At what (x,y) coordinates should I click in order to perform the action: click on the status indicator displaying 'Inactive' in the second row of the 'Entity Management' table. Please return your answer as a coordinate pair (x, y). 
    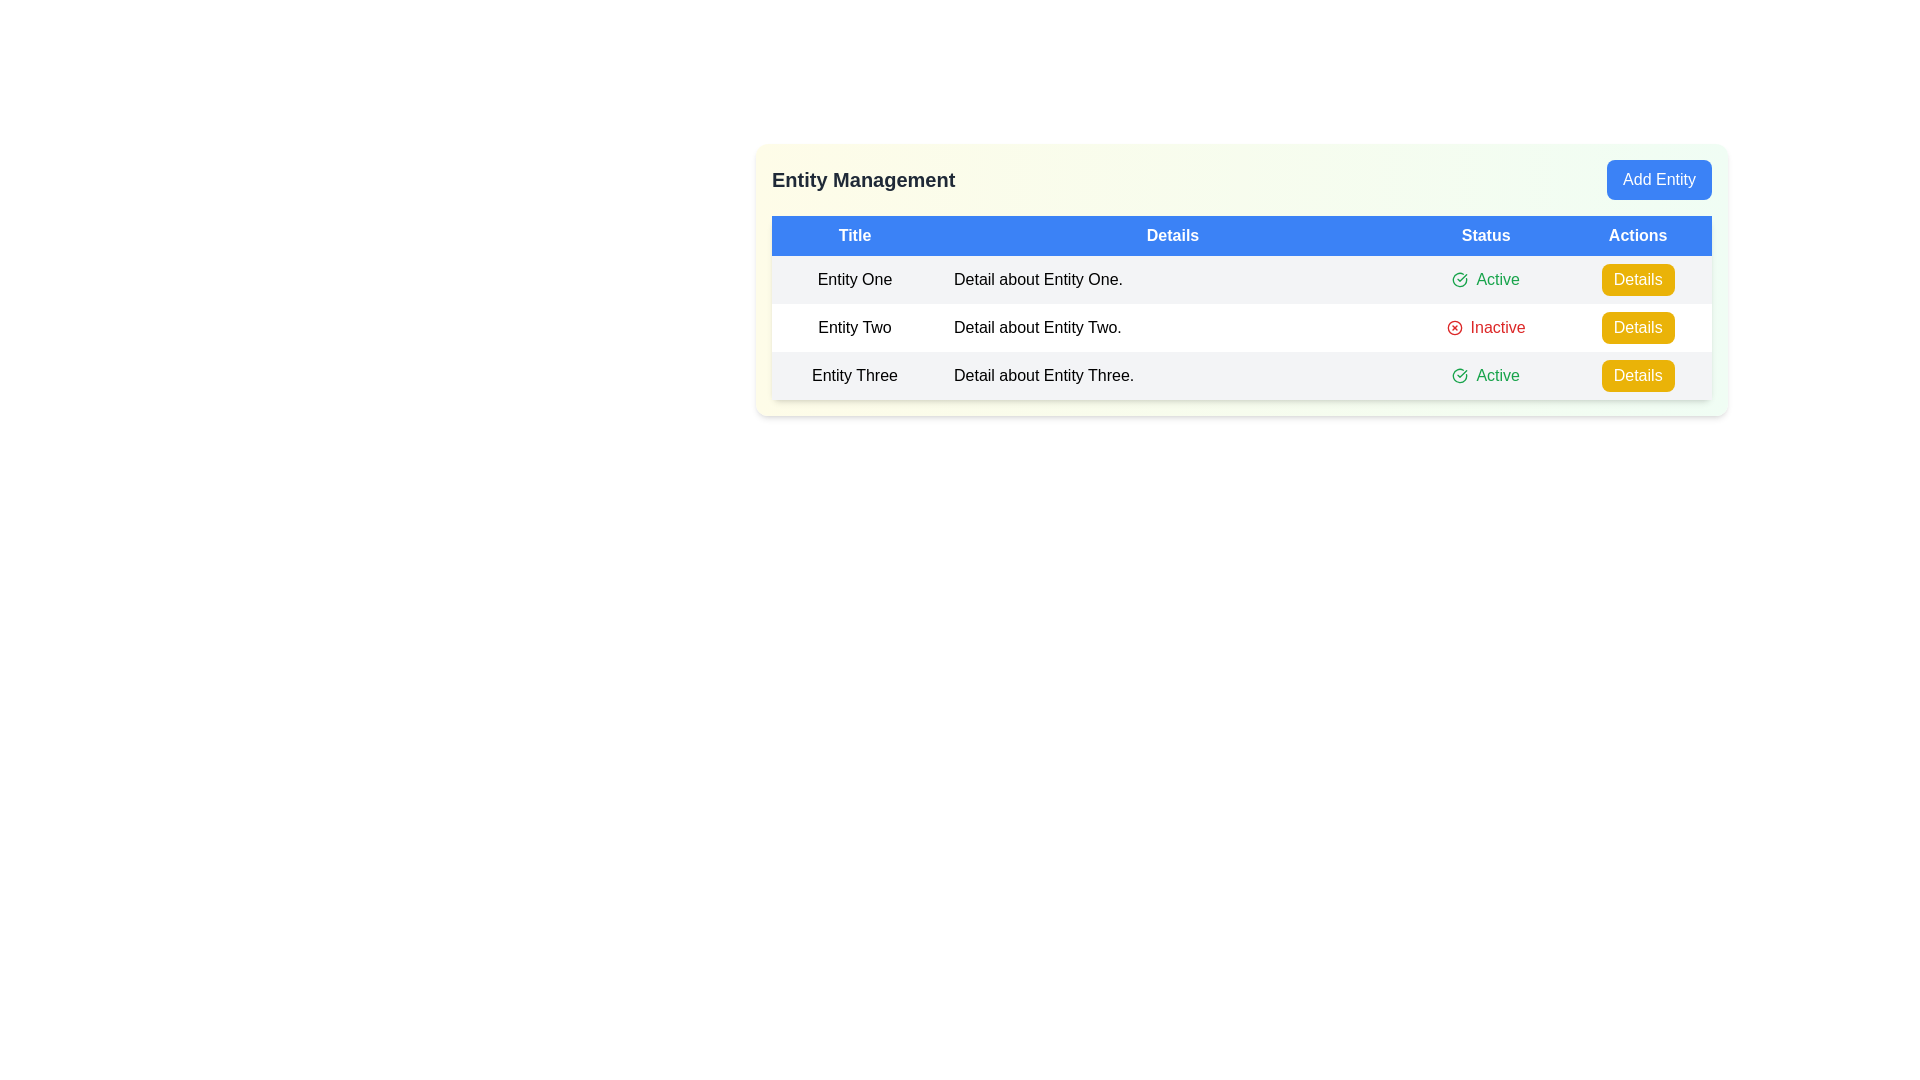
    Looking at the image, I should click on (1241, 326).